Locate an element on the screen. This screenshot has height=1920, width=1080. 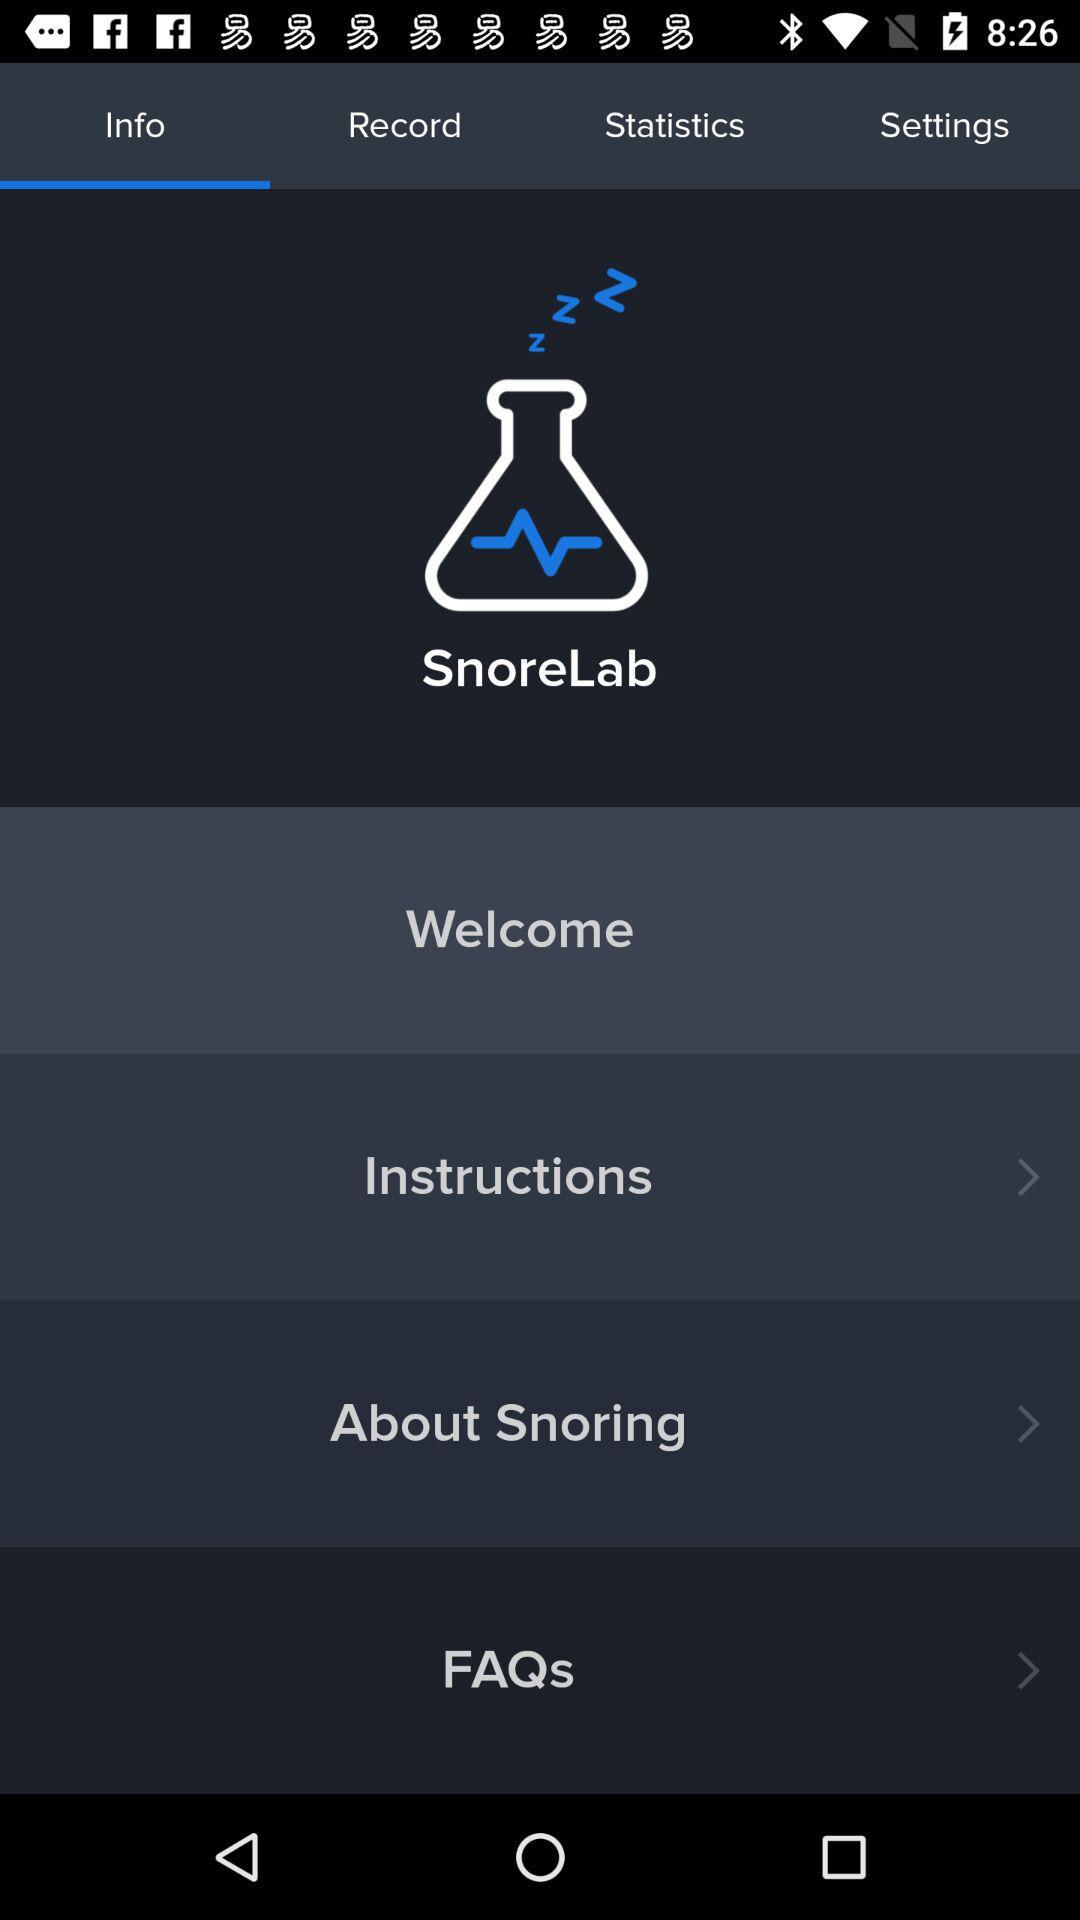
button below about snoring button is located at coordinates (540, 1670).